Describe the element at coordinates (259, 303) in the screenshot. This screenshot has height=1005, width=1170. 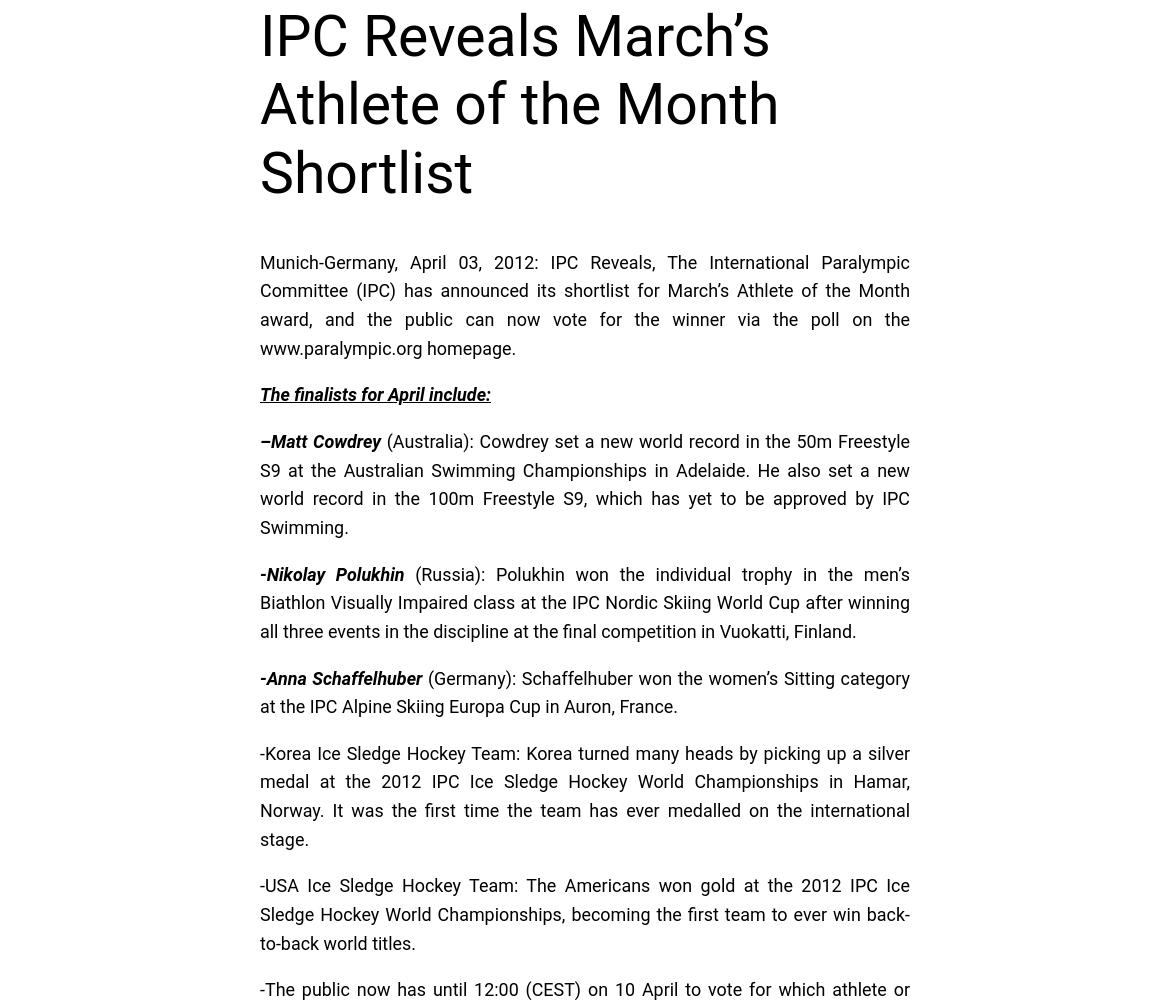
I see `'Munich-Germany, April 03, 2012: IPC Reveals, The International Paralympic Committee (IPC) has announced its shortlist for March’s Athlete of the Month award, and the public can now vote for the winner via the poll on the www.paralympic.org homepage.'` at that location.